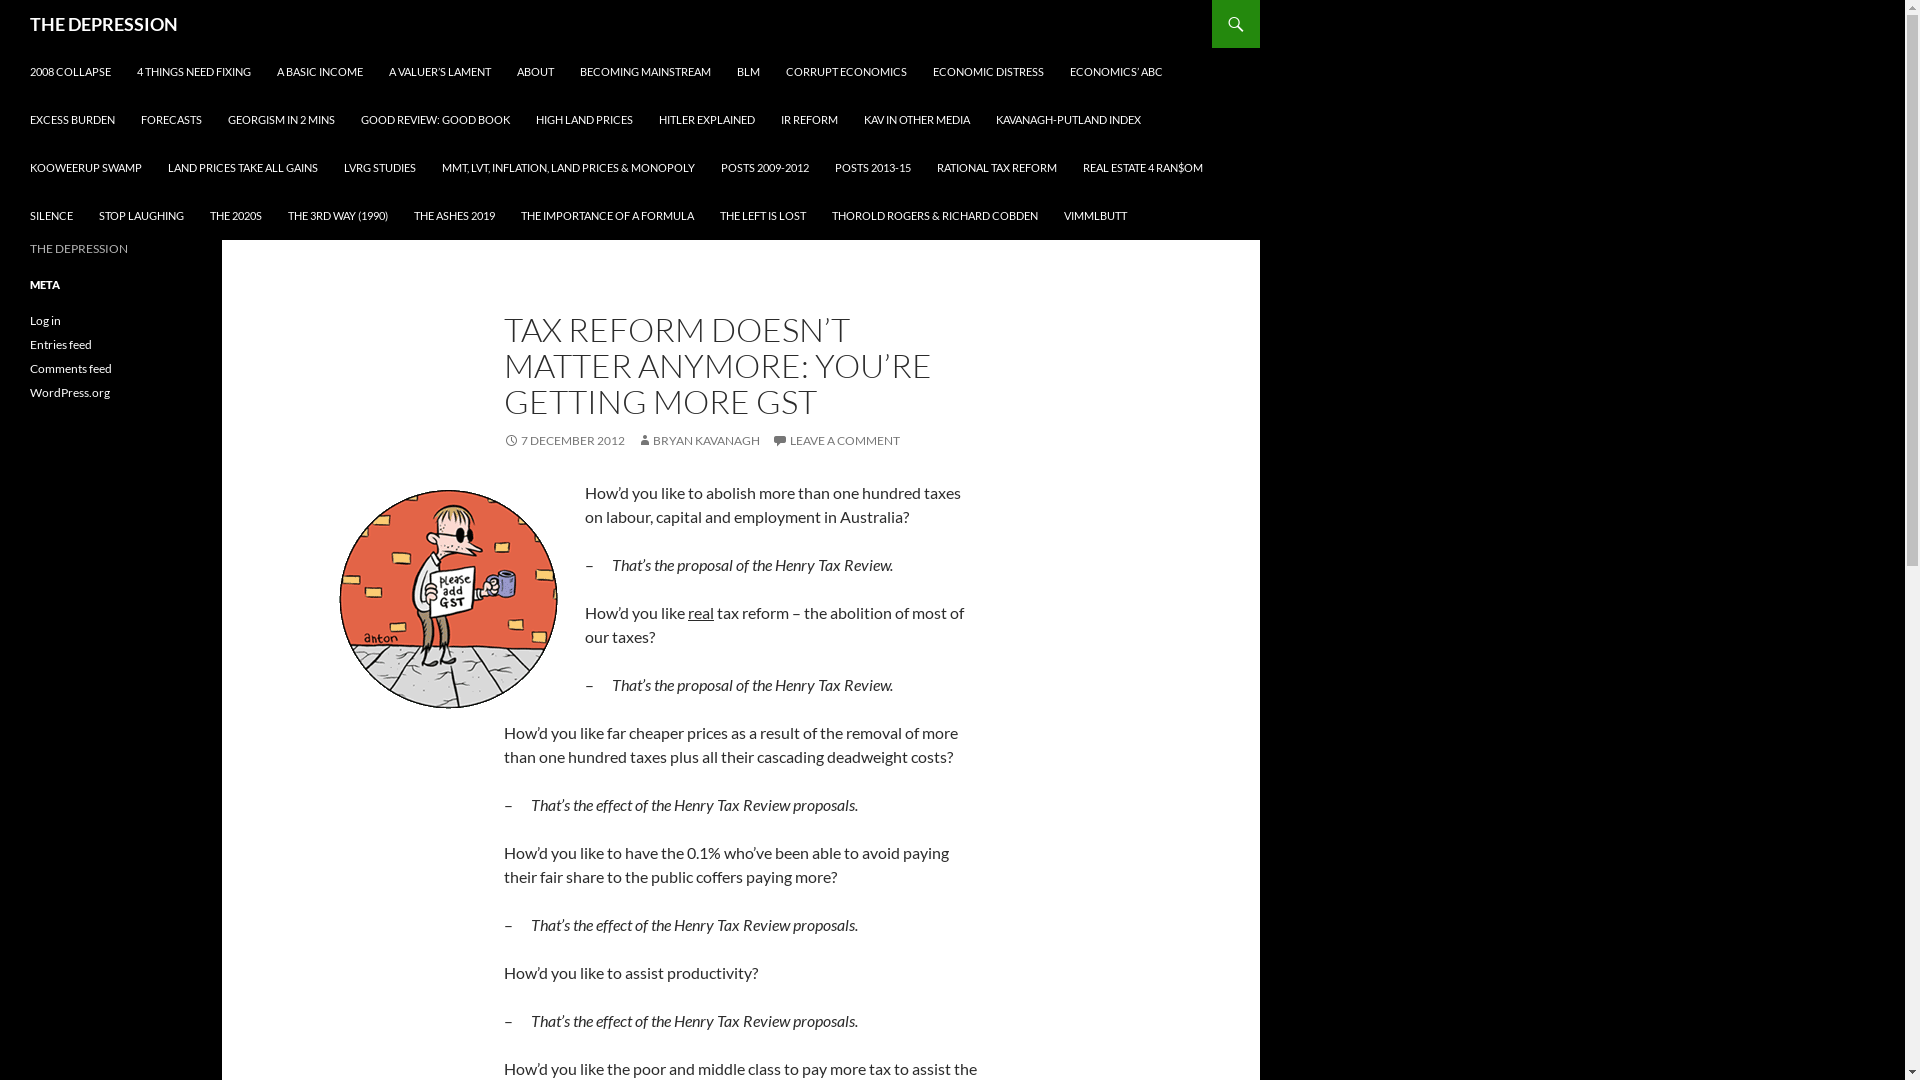  Describe the element at coordinates (934, 216) in the screenshot. I see `'THOROLD ROGERS & RICHARD COBDEN'` at that location.